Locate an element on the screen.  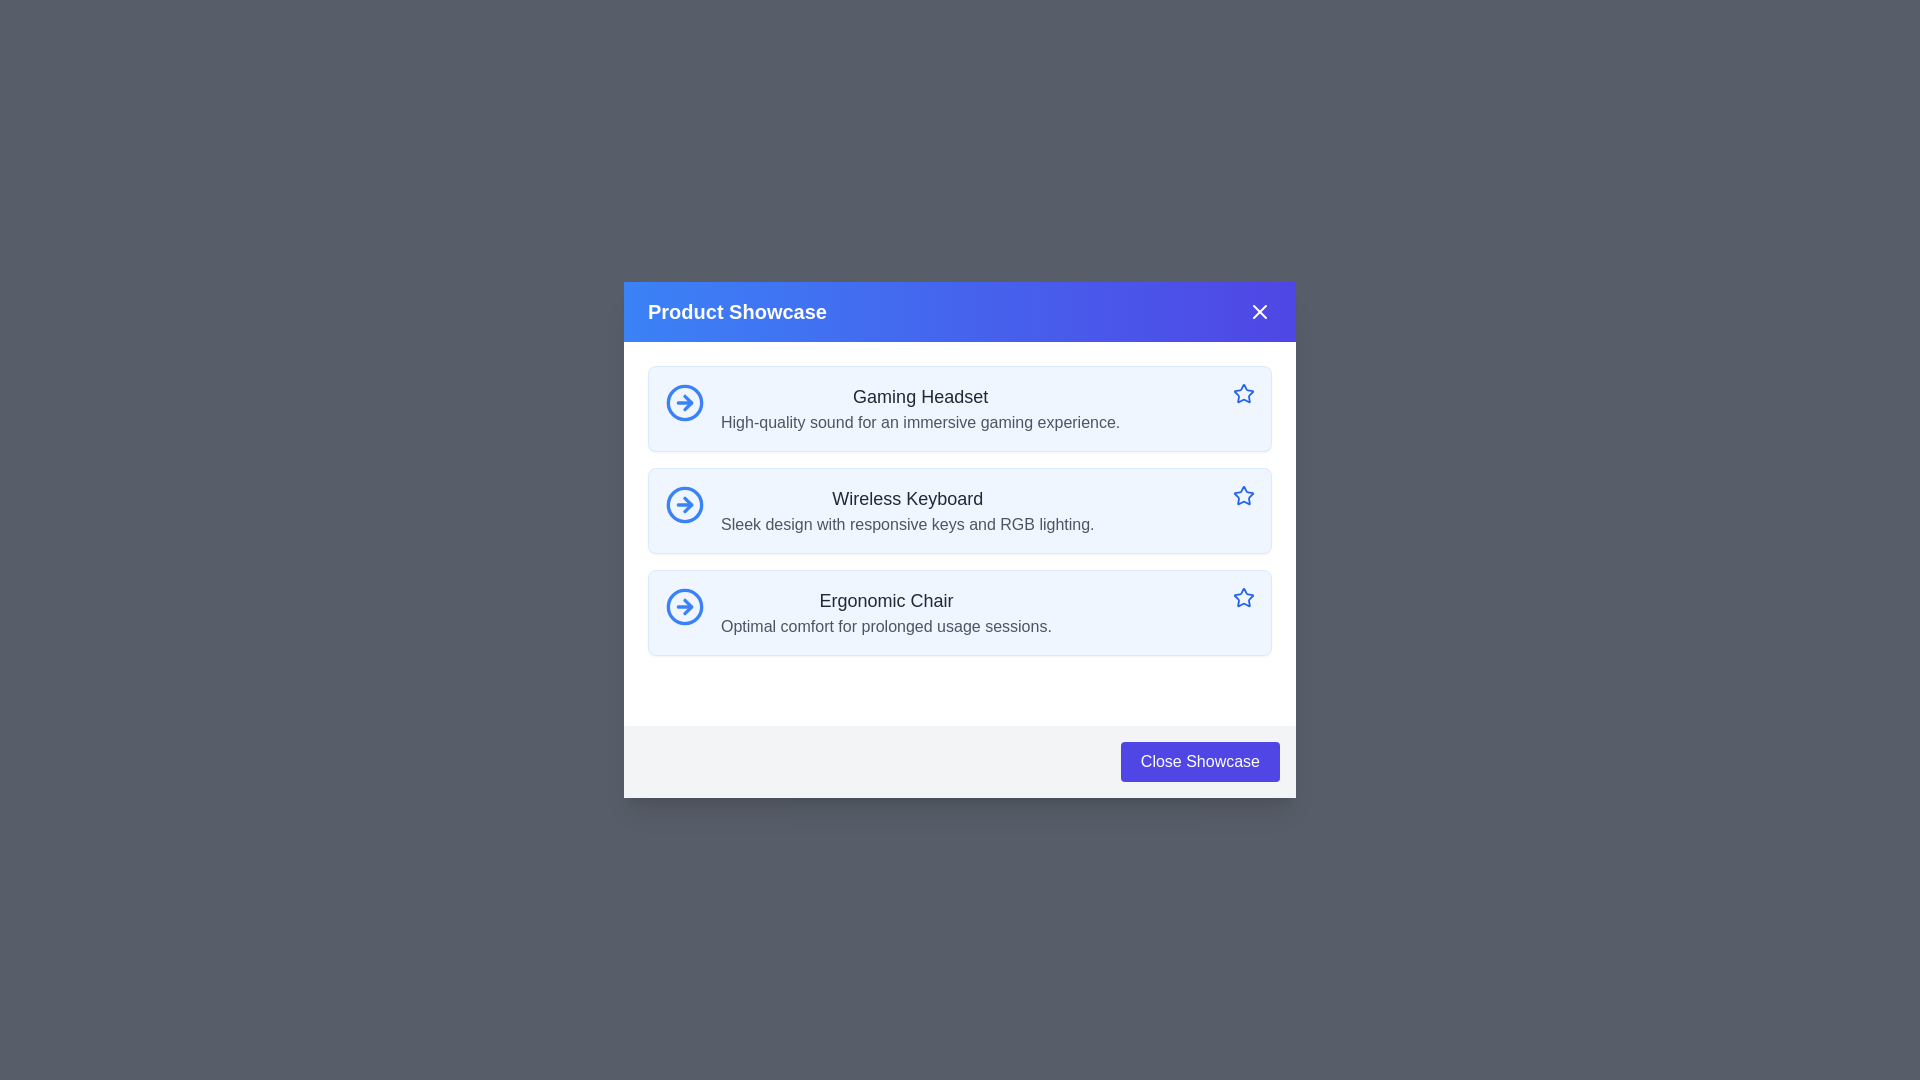
the icon button located to the left of the 'Ergonomic Chair' product details is located at coordinates (685, 605).